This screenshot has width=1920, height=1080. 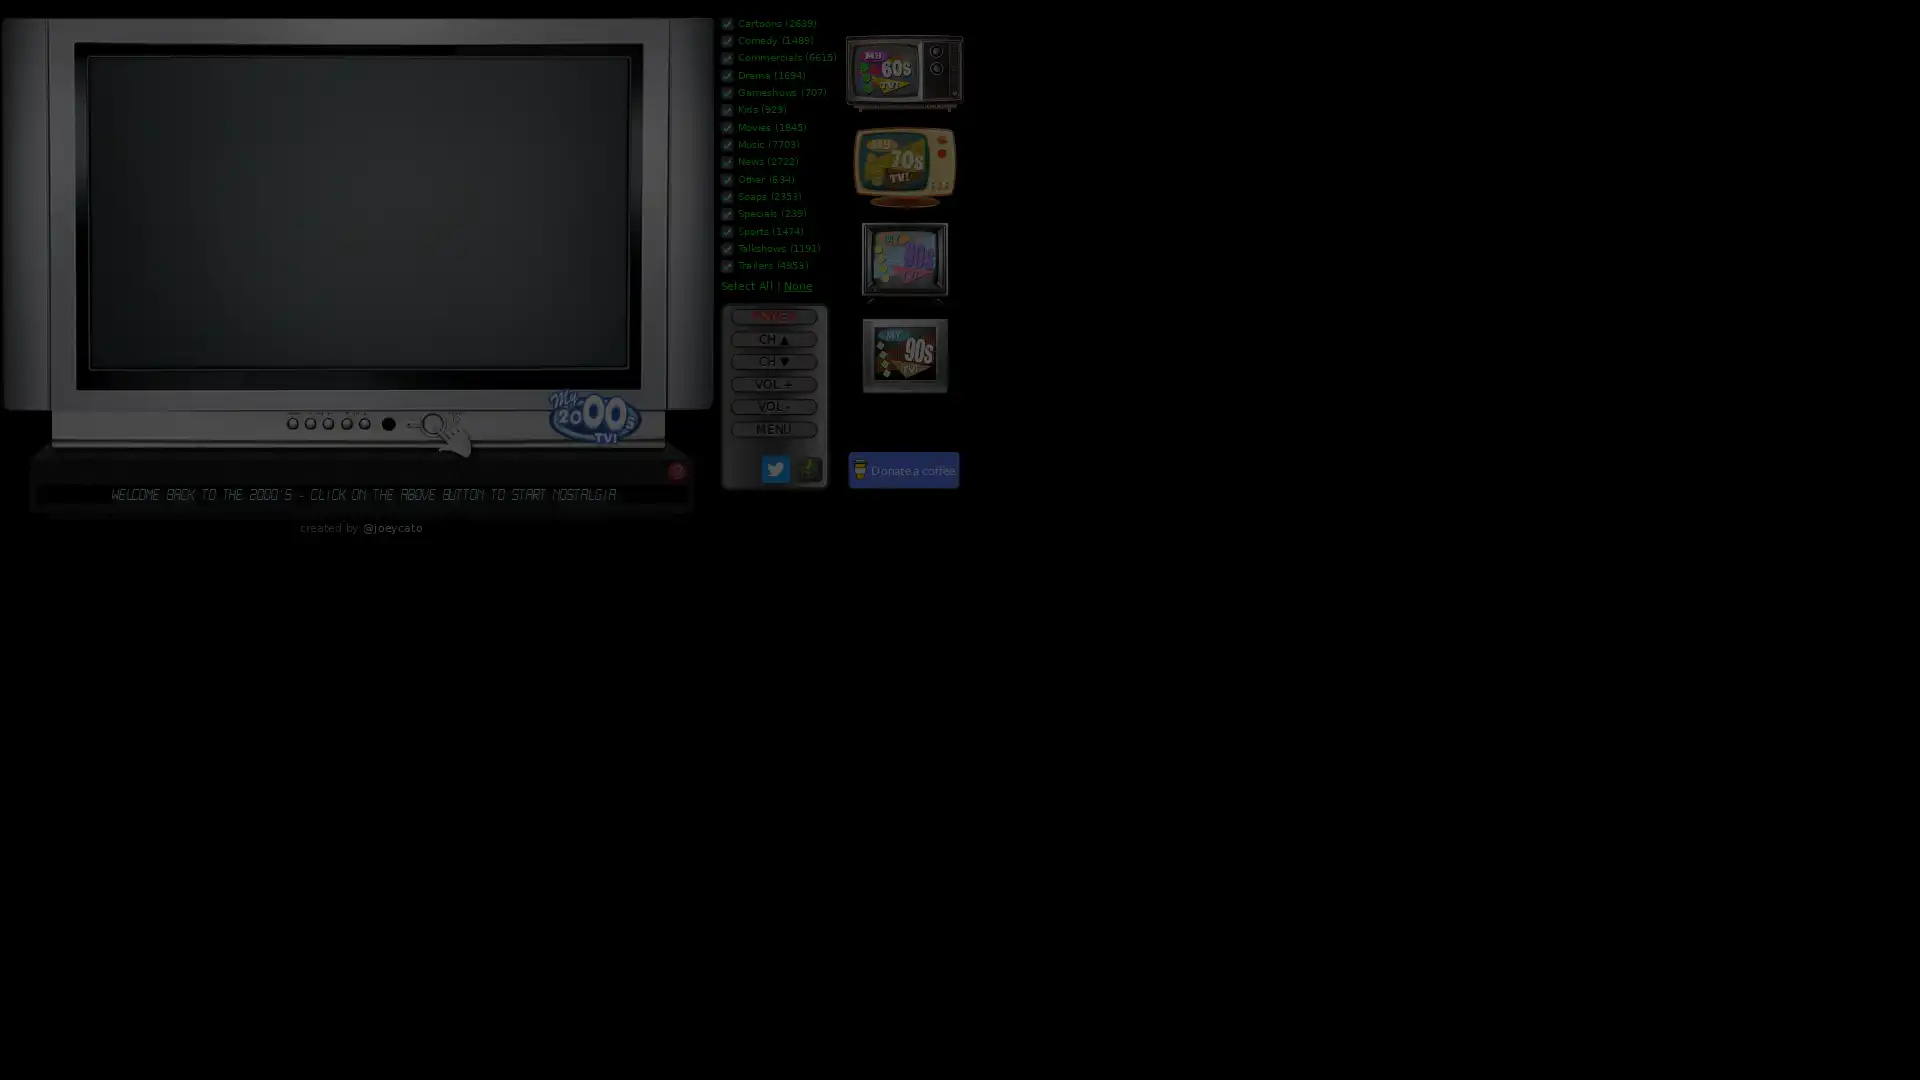 What do you see at coordinates (772, 384) in the screenshot?
I see `VOL +` at bounding box center [772, 384].